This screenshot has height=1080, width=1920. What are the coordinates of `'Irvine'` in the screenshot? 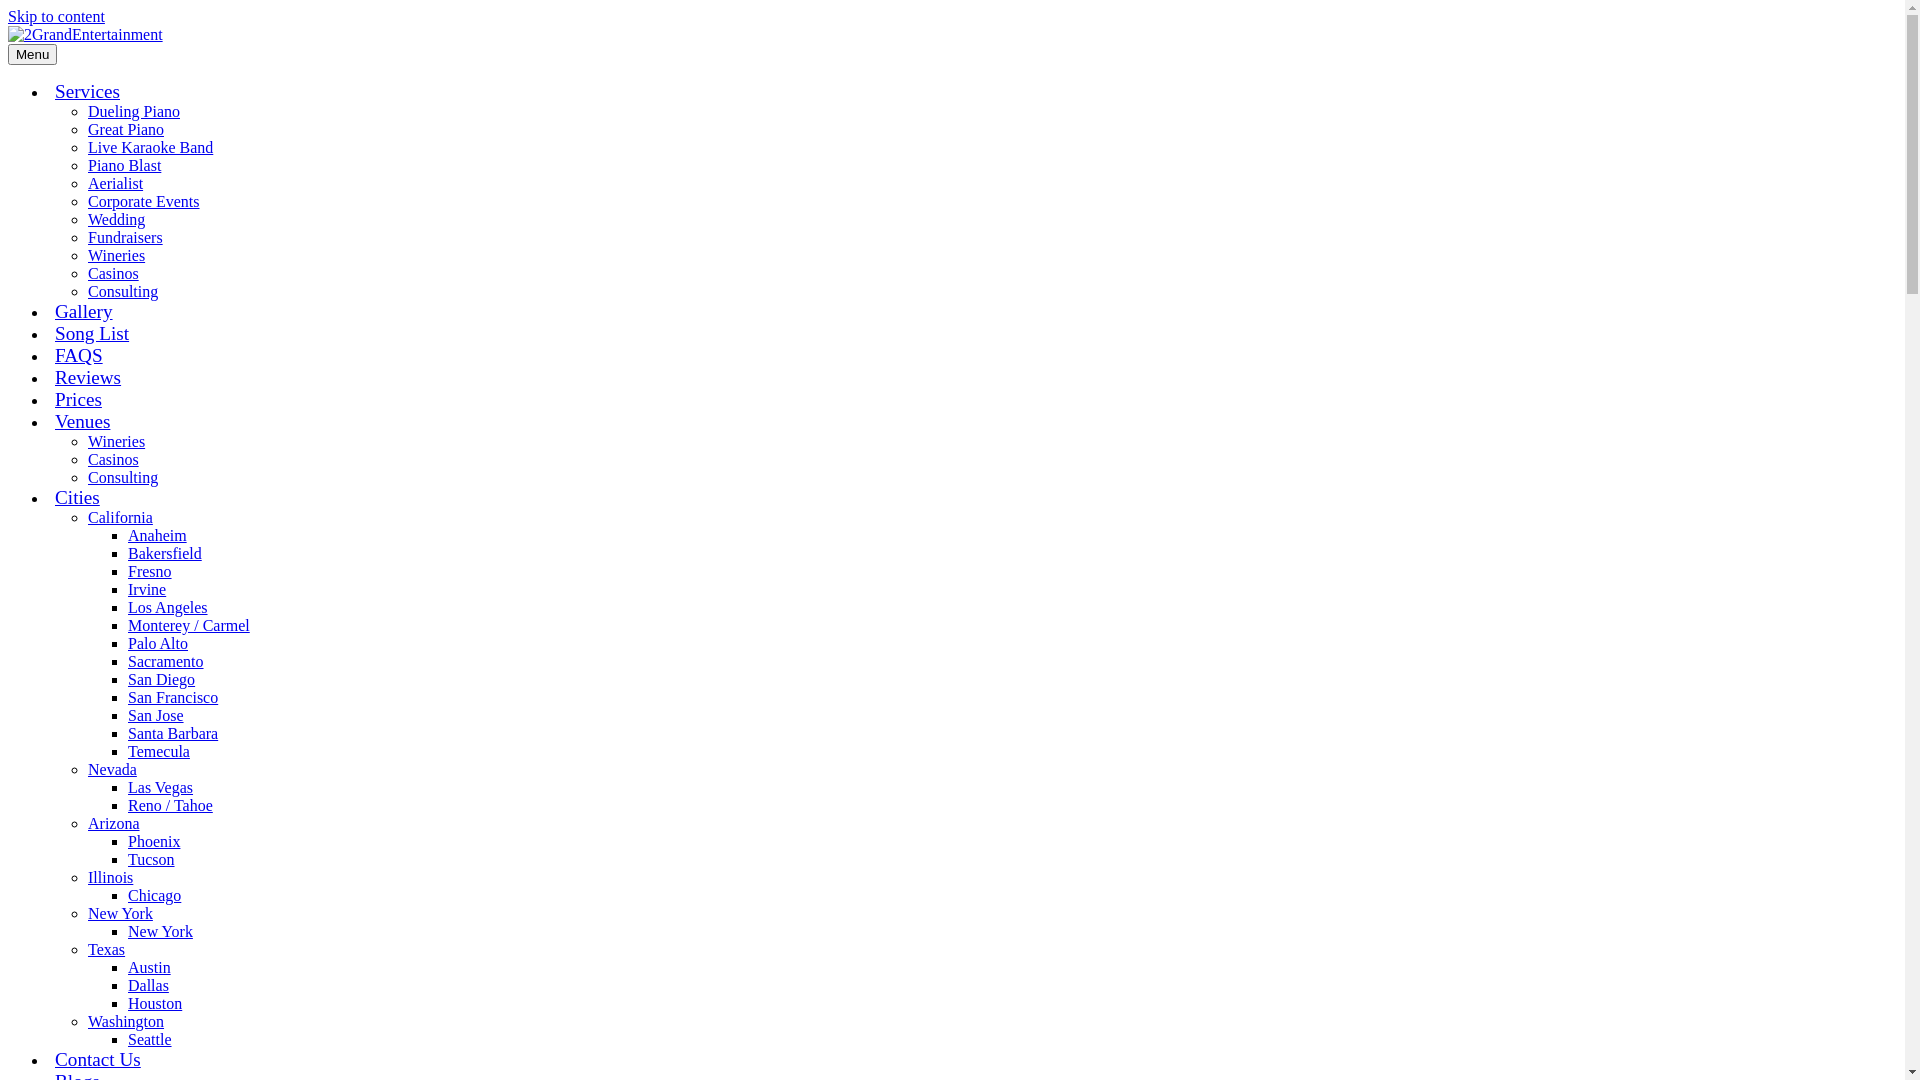 It's located at (146, 588).